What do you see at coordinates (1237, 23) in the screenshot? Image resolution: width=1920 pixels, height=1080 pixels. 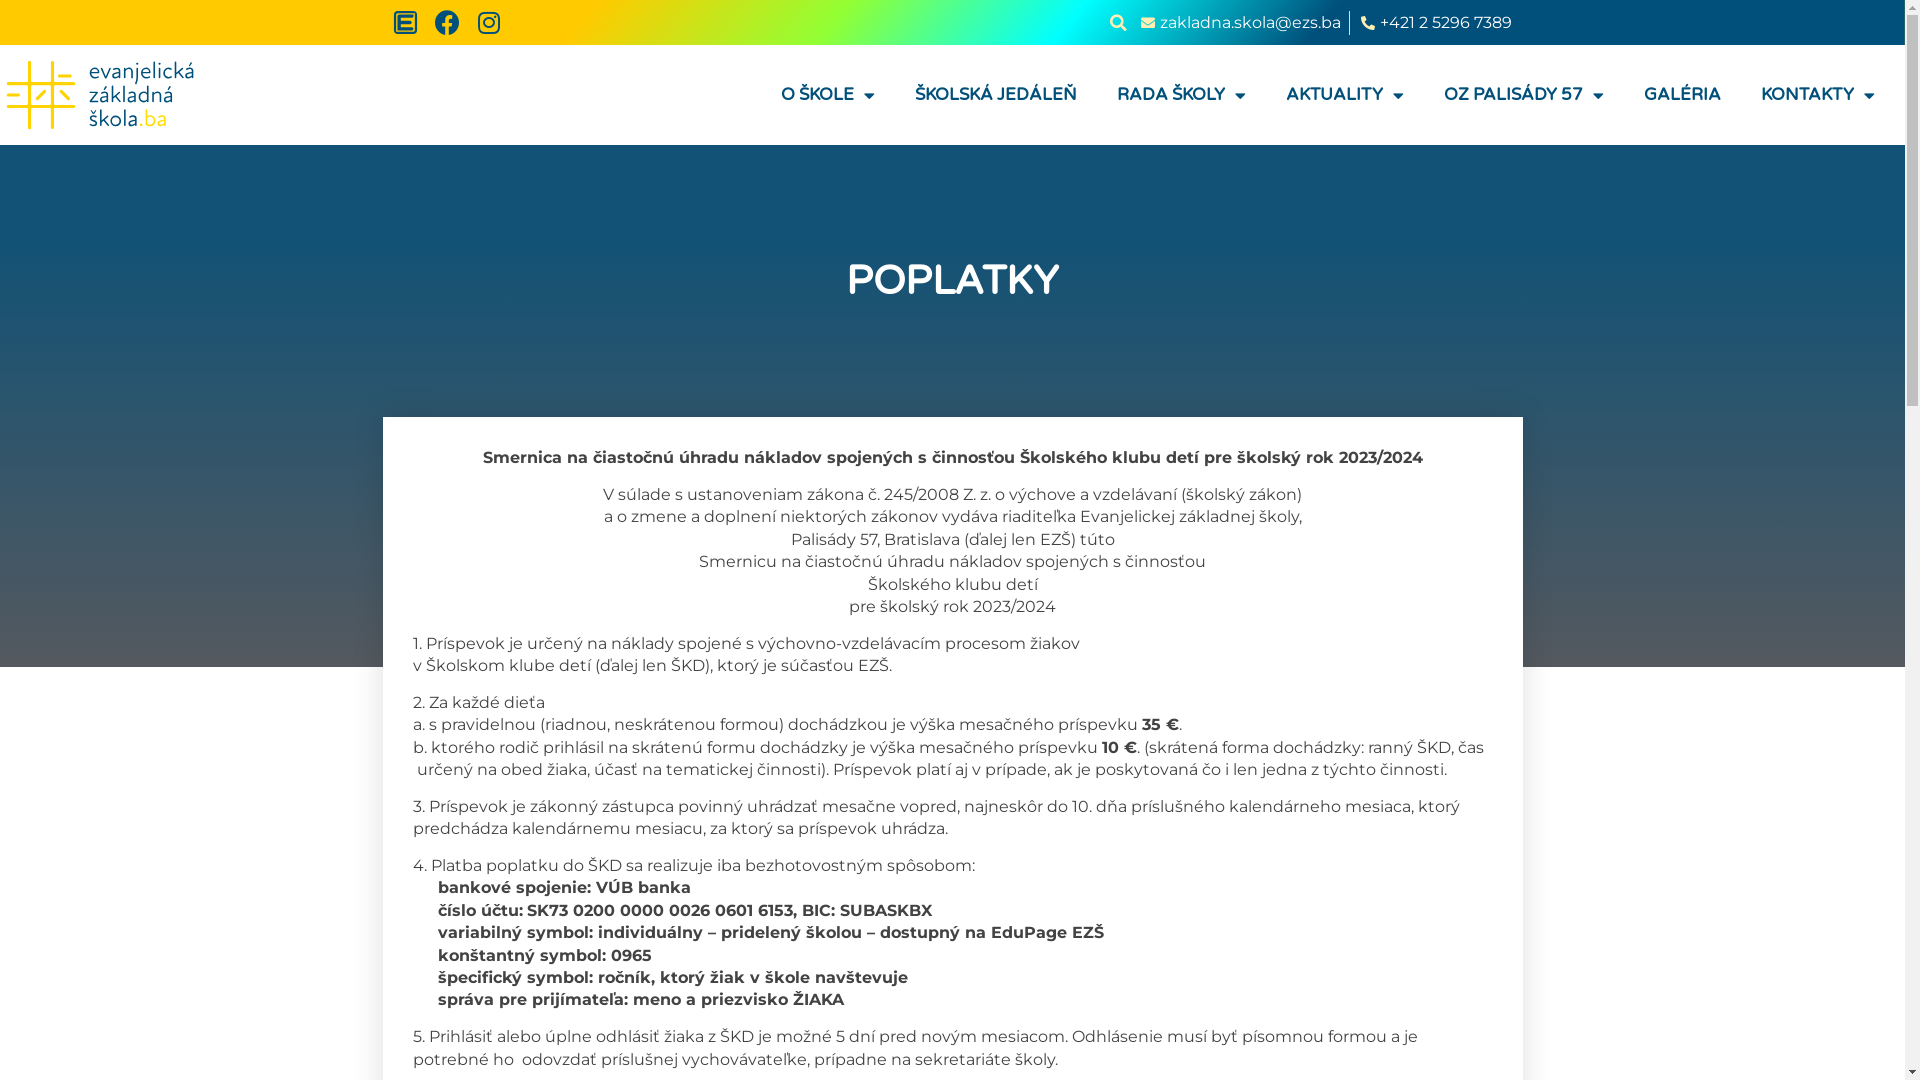 I see `'zakladna.skola@ezs.ba'` at bounding box center [1237, 23].